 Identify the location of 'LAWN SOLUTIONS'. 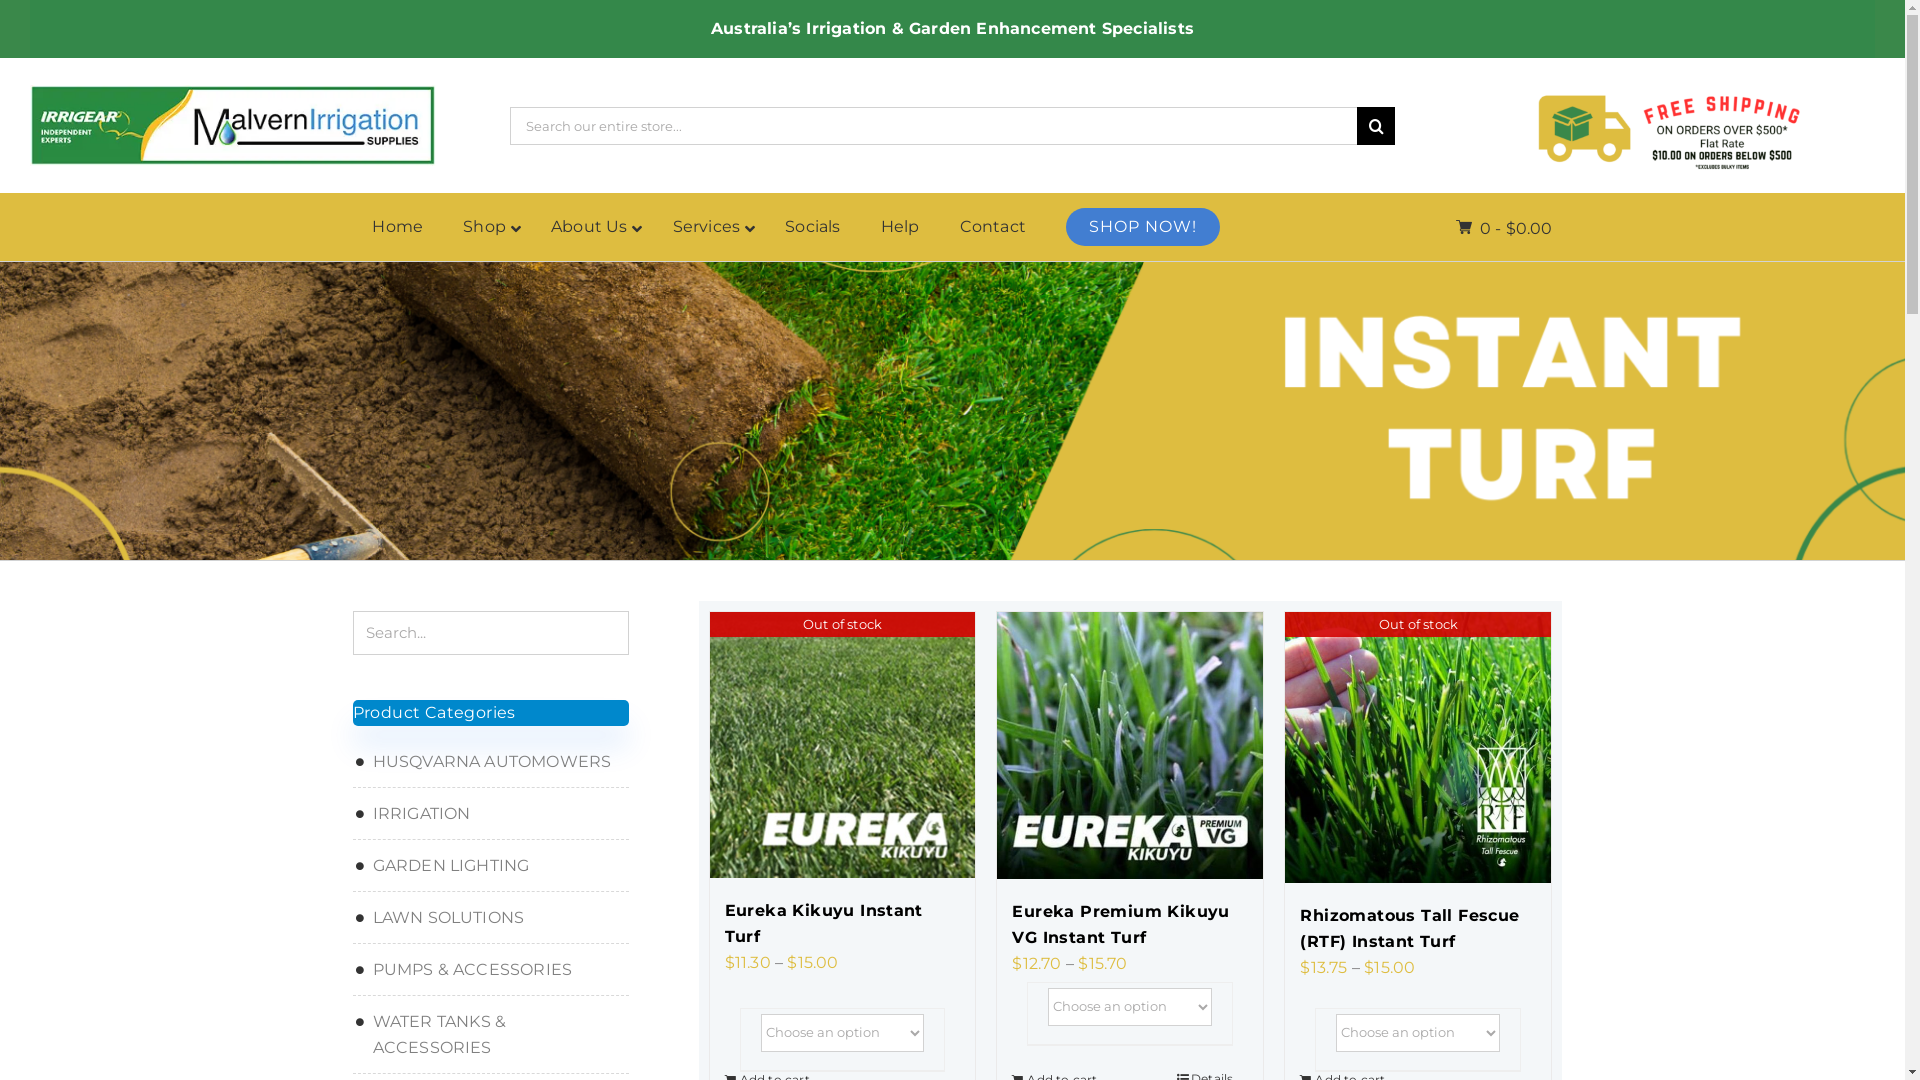
(489, 918).